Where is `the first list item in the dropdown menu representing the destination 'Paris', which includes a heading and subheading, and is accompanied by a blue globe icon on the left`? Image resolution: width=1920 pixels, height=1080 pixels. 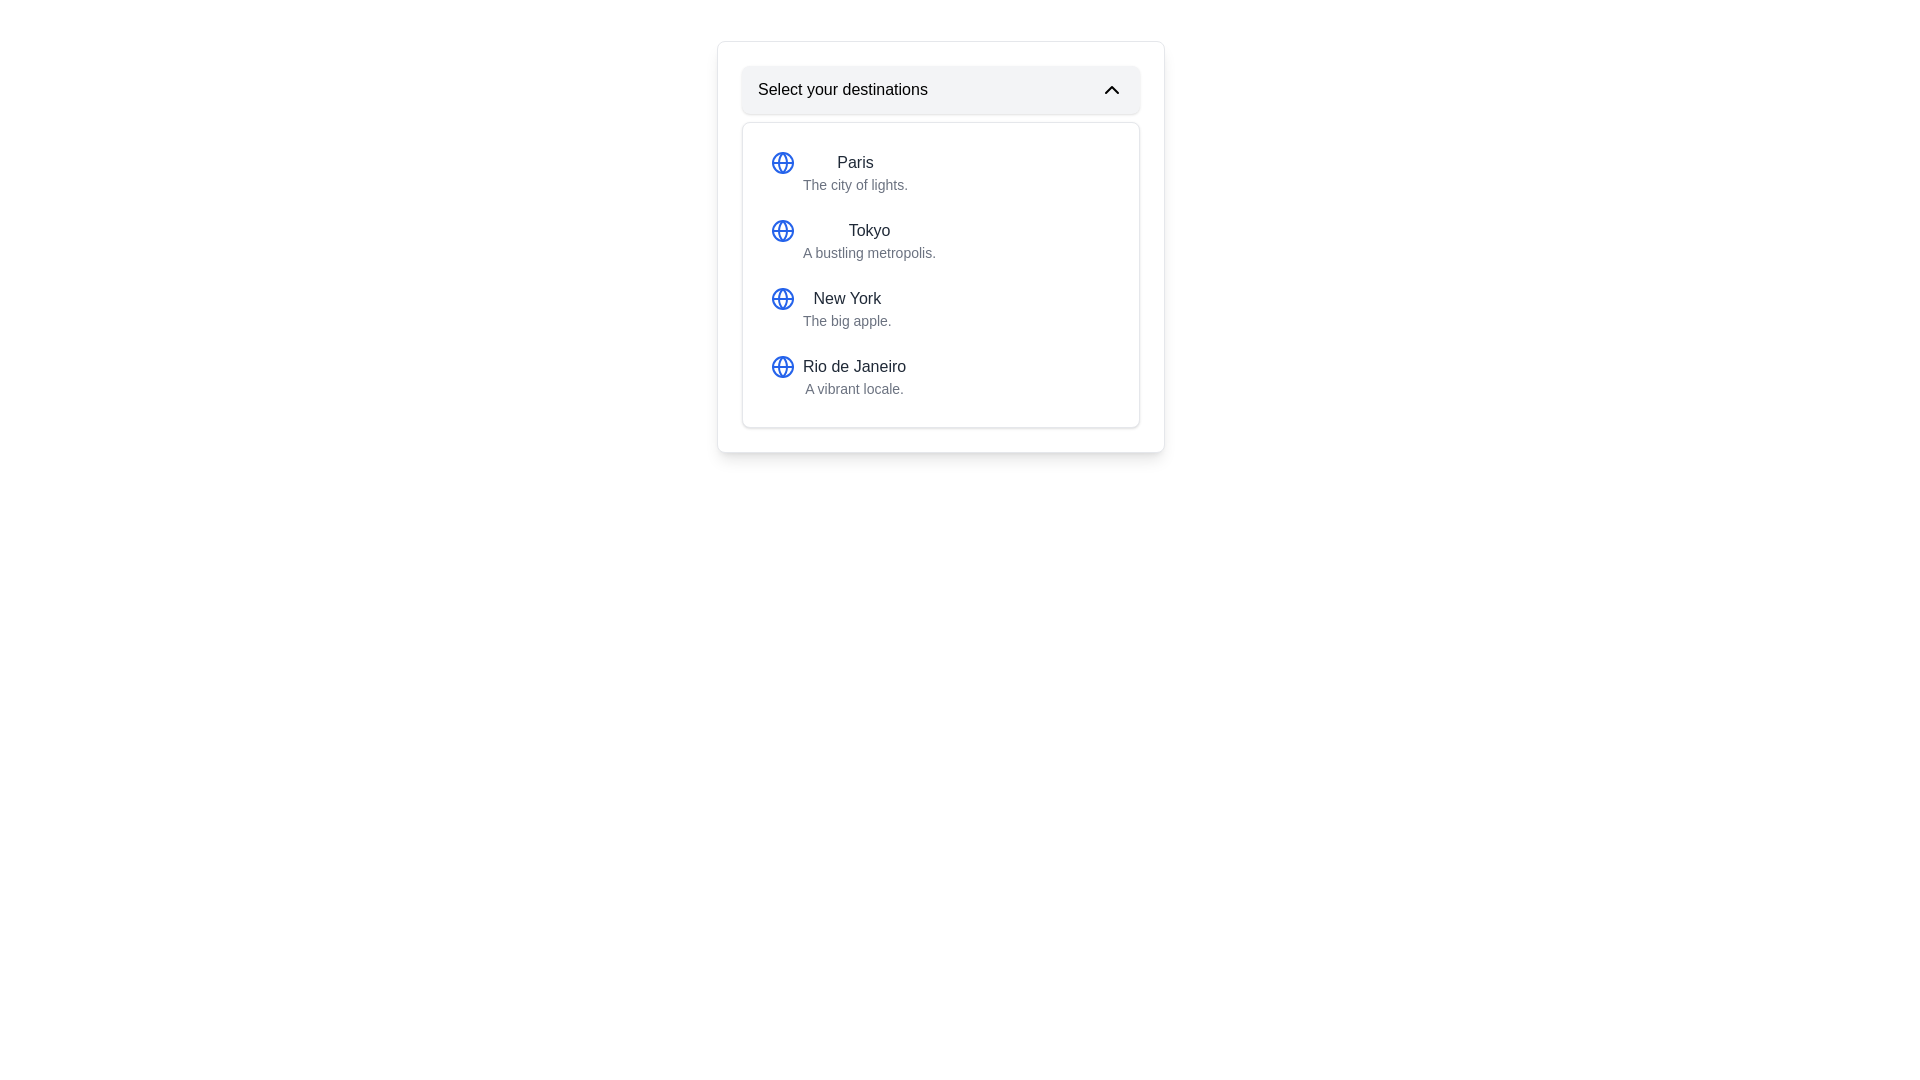 the first list item in the dropdown menu representing the destination 'Paris', which includes a heading and subheading, and is accompanied by a blue globe icon on the left is located at coordinates (855, 172).